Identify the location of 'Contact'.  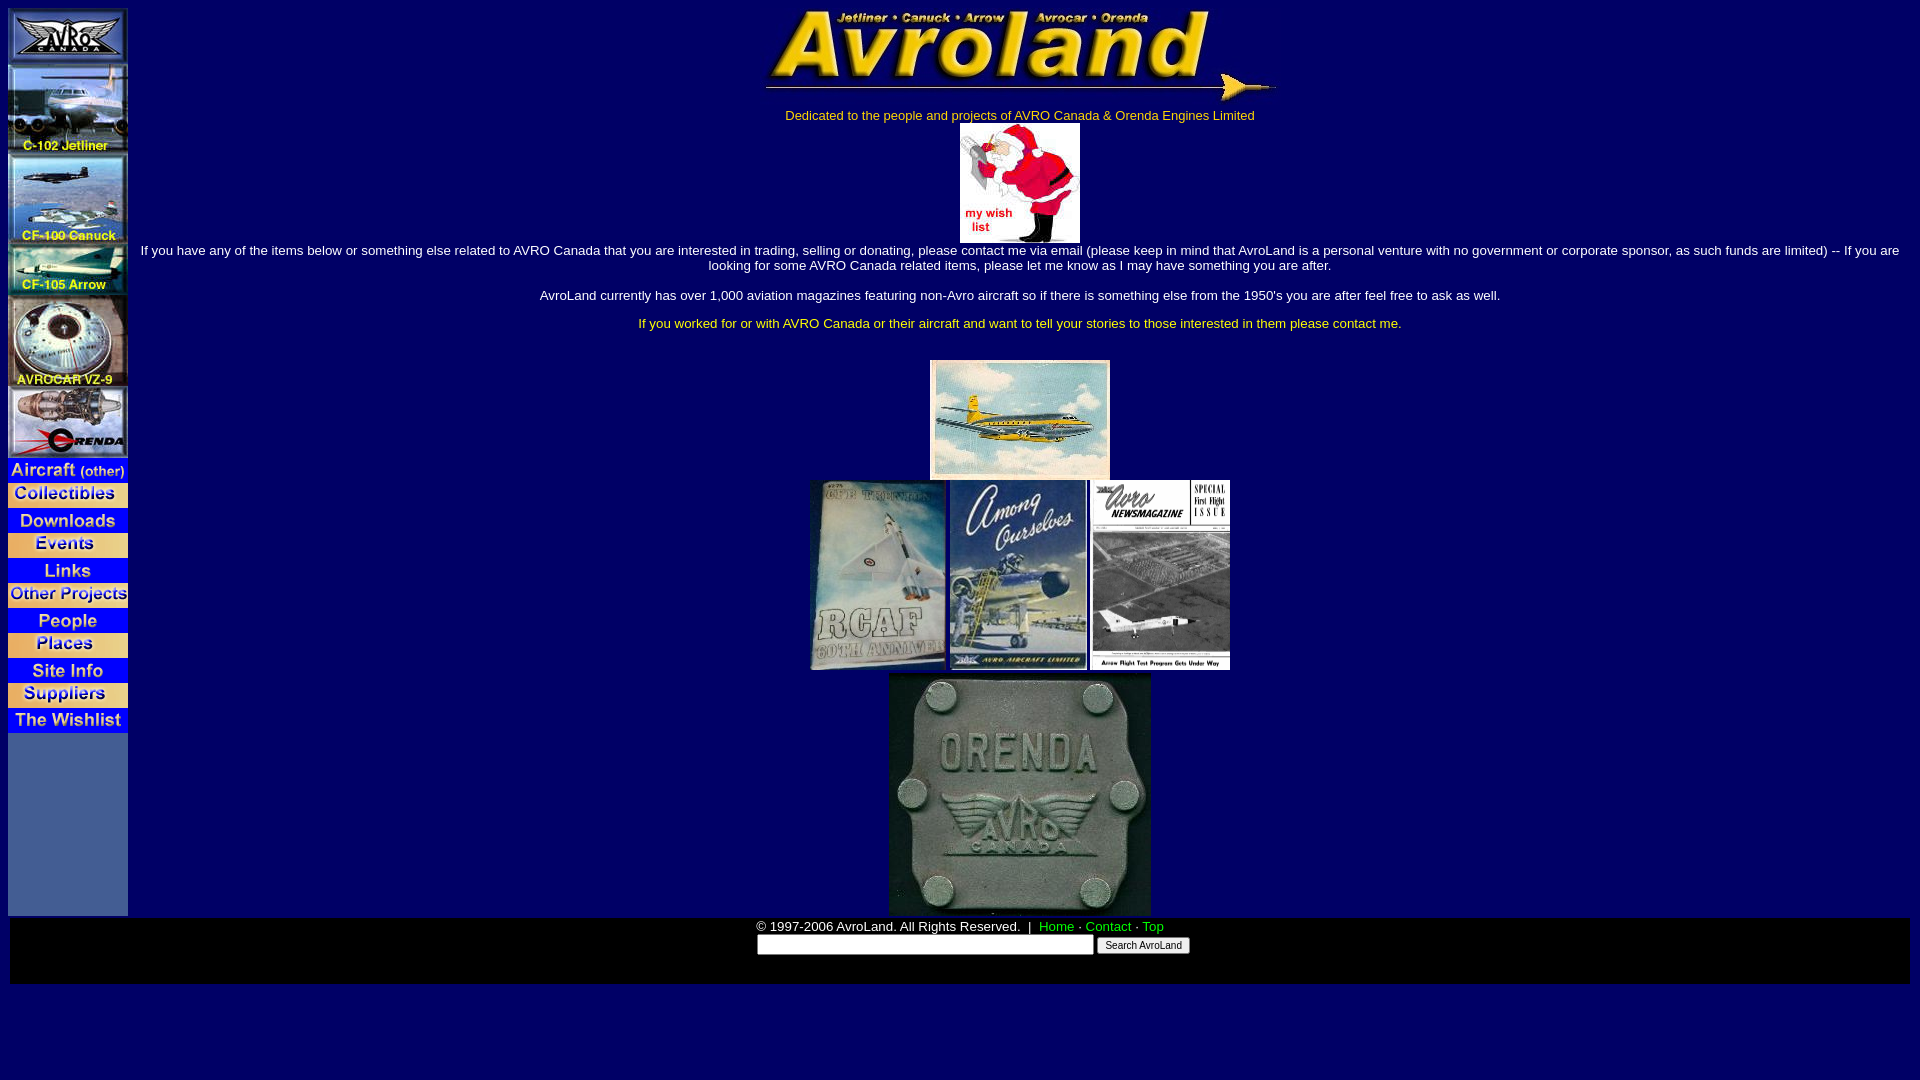
(1107, 926).